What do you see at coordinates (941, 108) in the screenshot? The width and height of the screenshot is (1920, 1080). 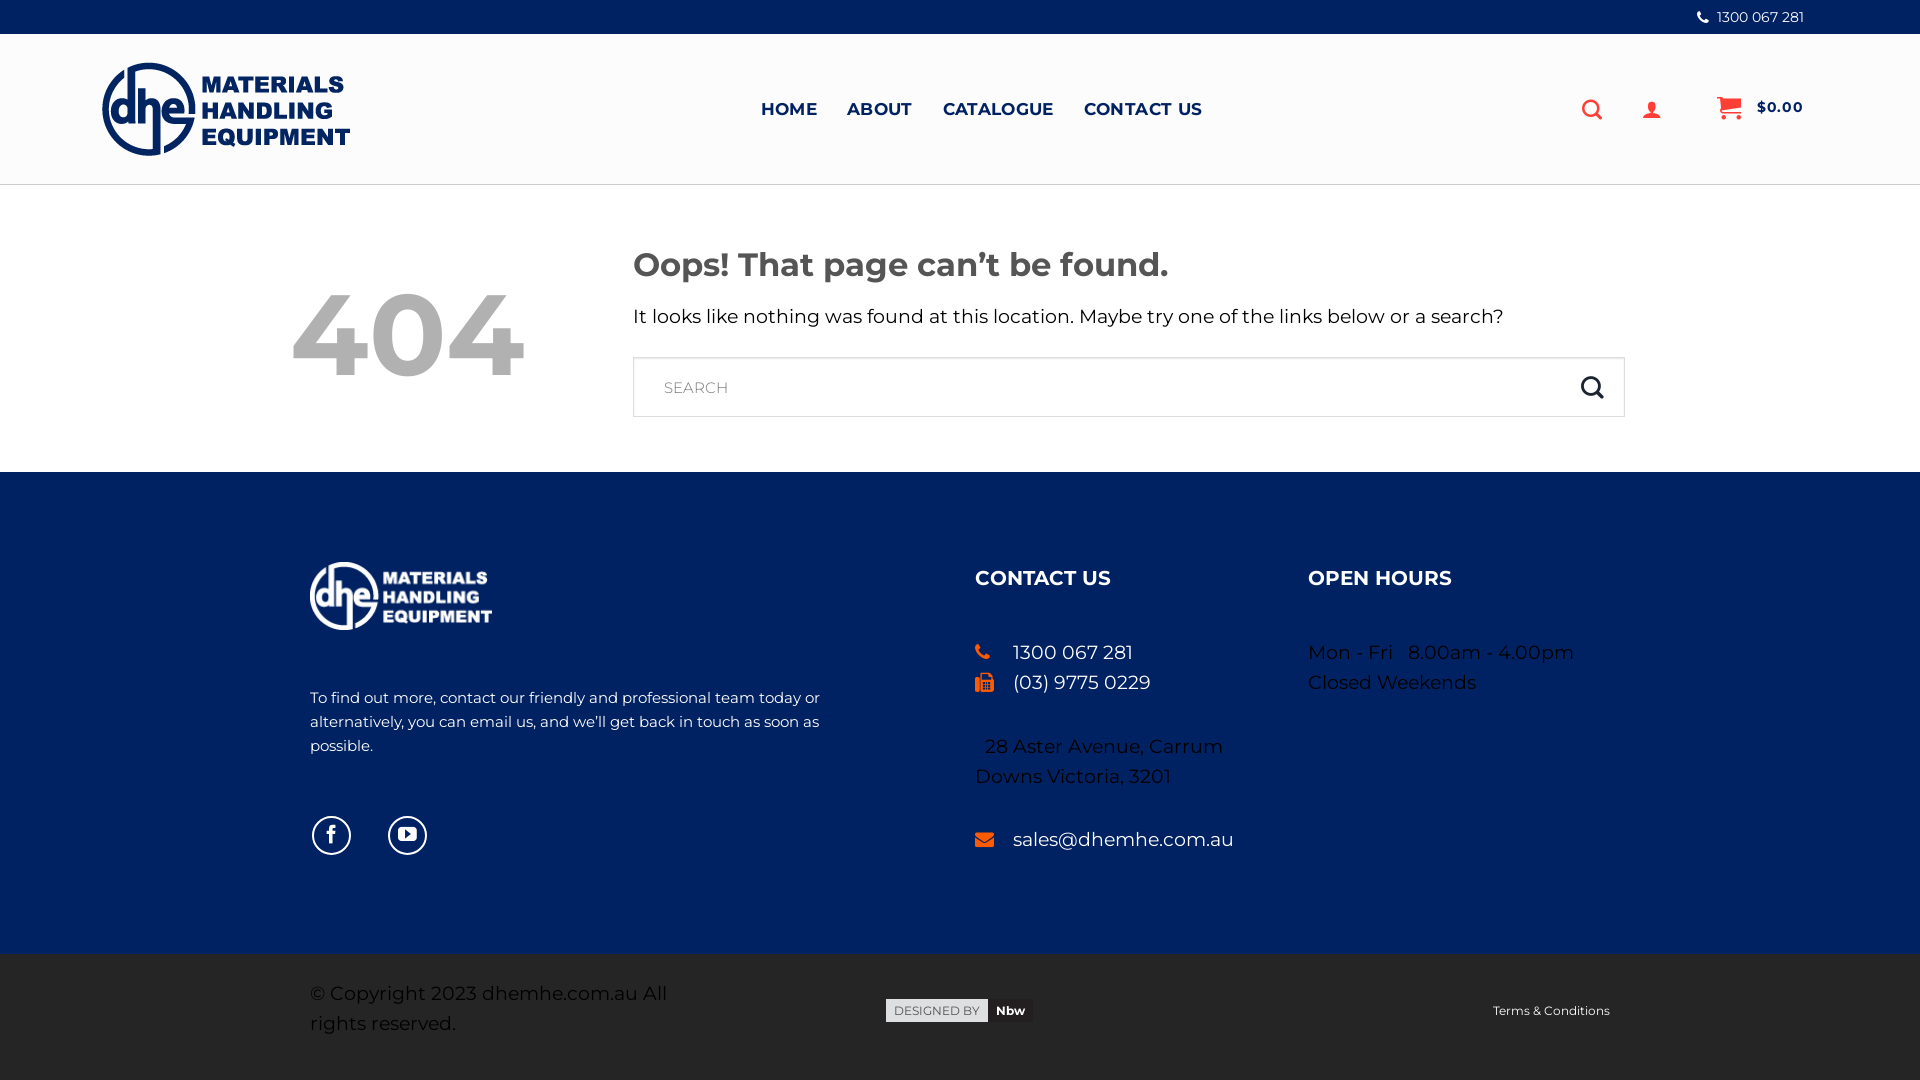 I see `'CATALOGUE'` at bounding box center [941, 108].